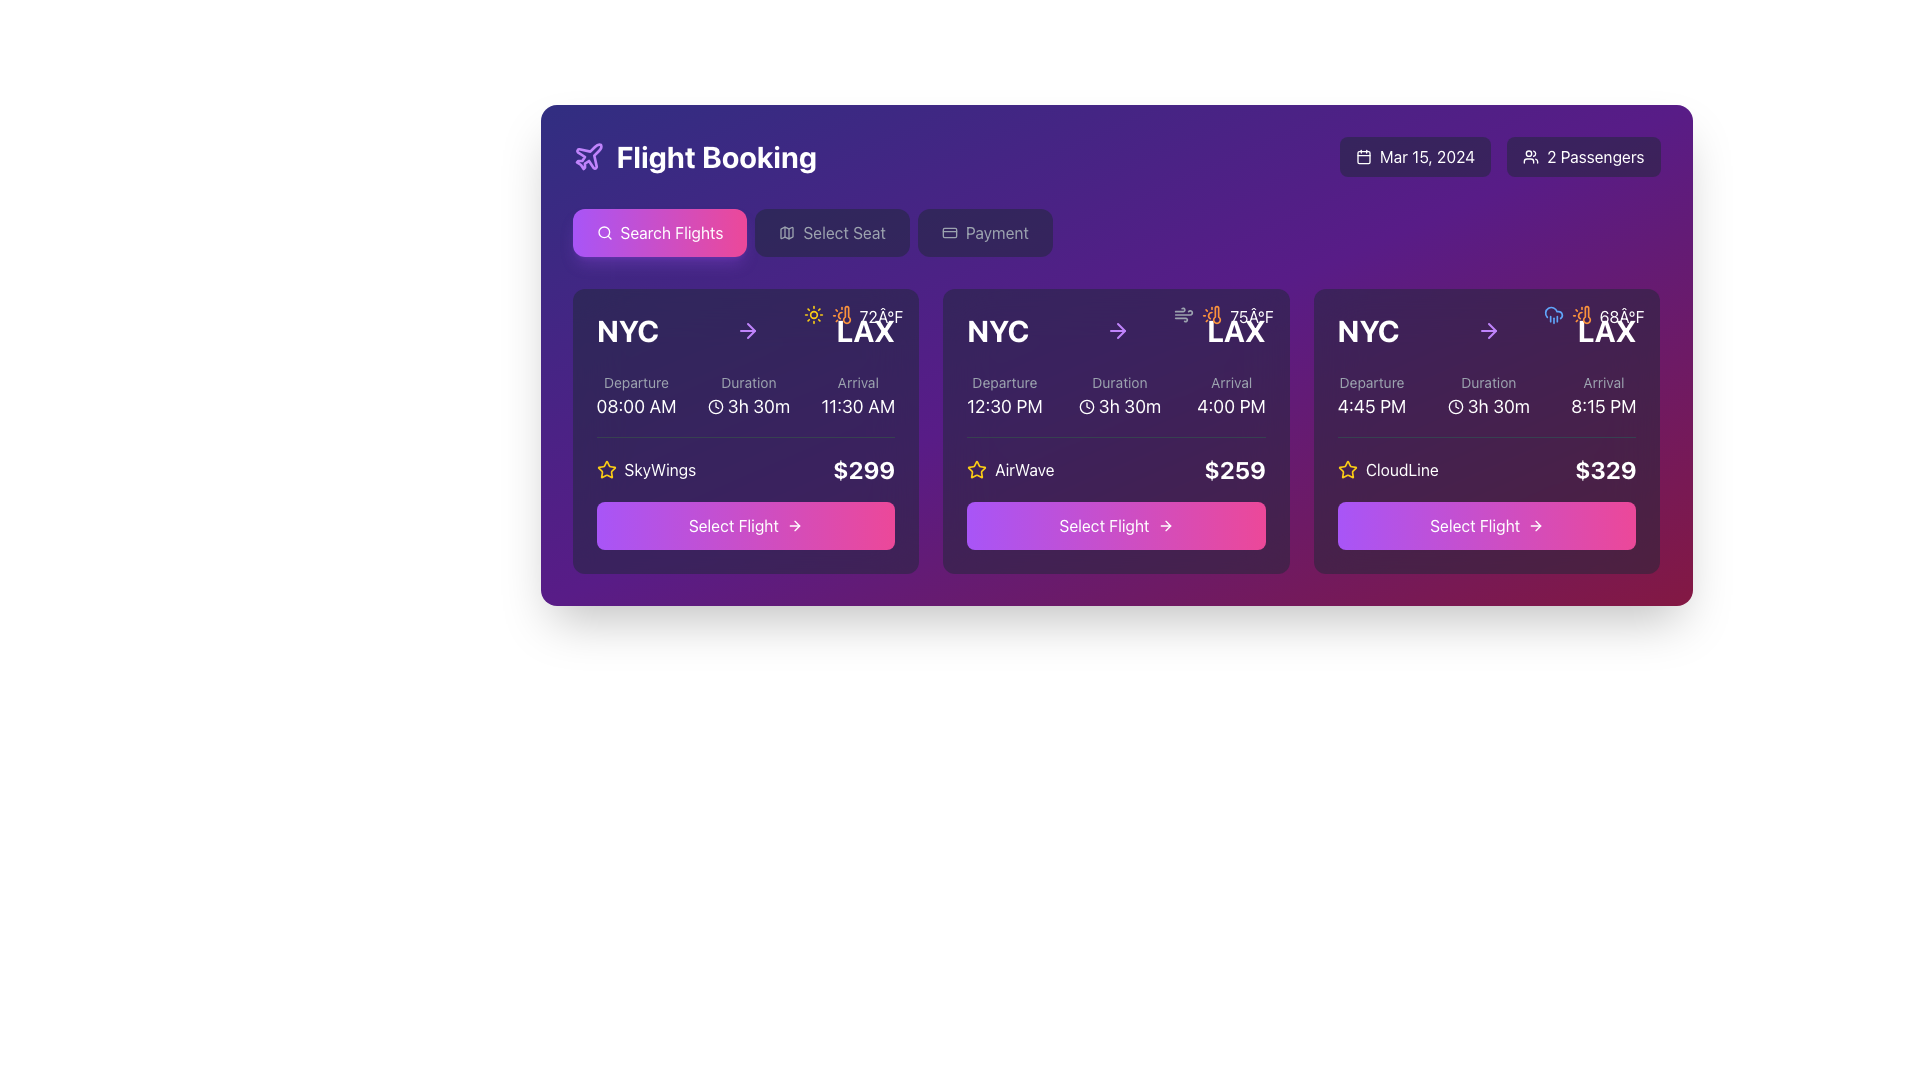 Image resolution: width=1920 pixels, height=1080 pixels. I want to click on the text label displaying 'LAX' in bold white font located in the upper-right corner of the card-like UI component, adjacent to flight details and pricing information, so click(865, 330).